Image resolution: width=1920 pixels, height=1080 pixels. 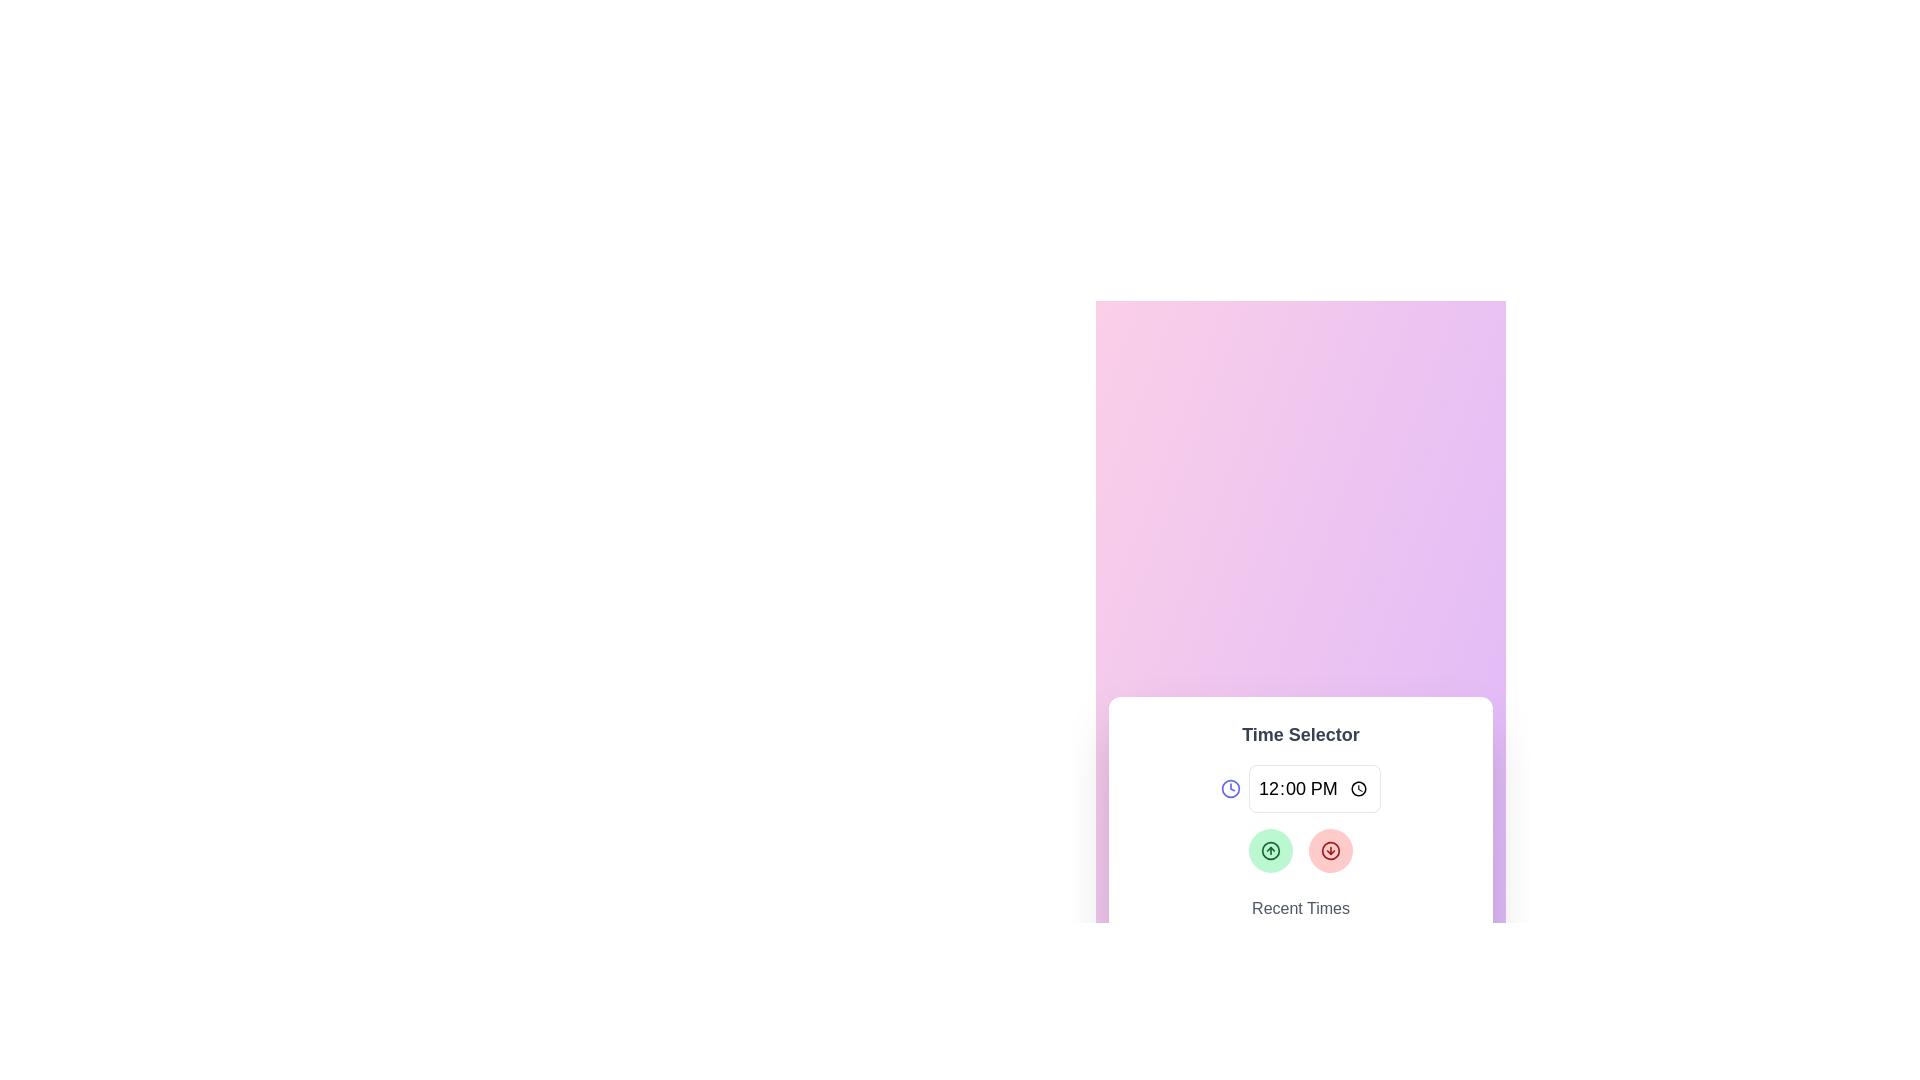 What do you see at coordinates (1330, 851) in the screenshot?
I see `the circular icon with a downward arrow located inside the red circular button, which is the third button in the second row under the 'Time Selector' heading` at bounding box center [1330, 851].